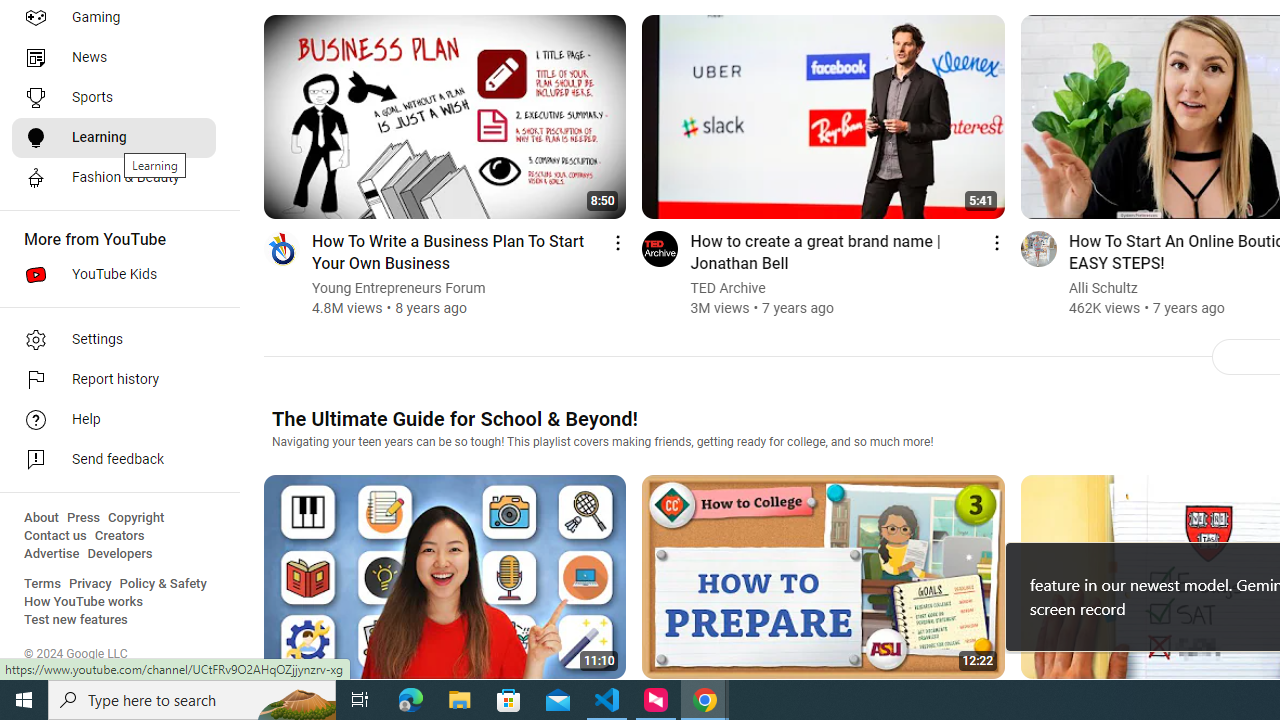  Describe the element at coordinates (55, 535) in the screenshot. I see `'Contact us'` at that location.